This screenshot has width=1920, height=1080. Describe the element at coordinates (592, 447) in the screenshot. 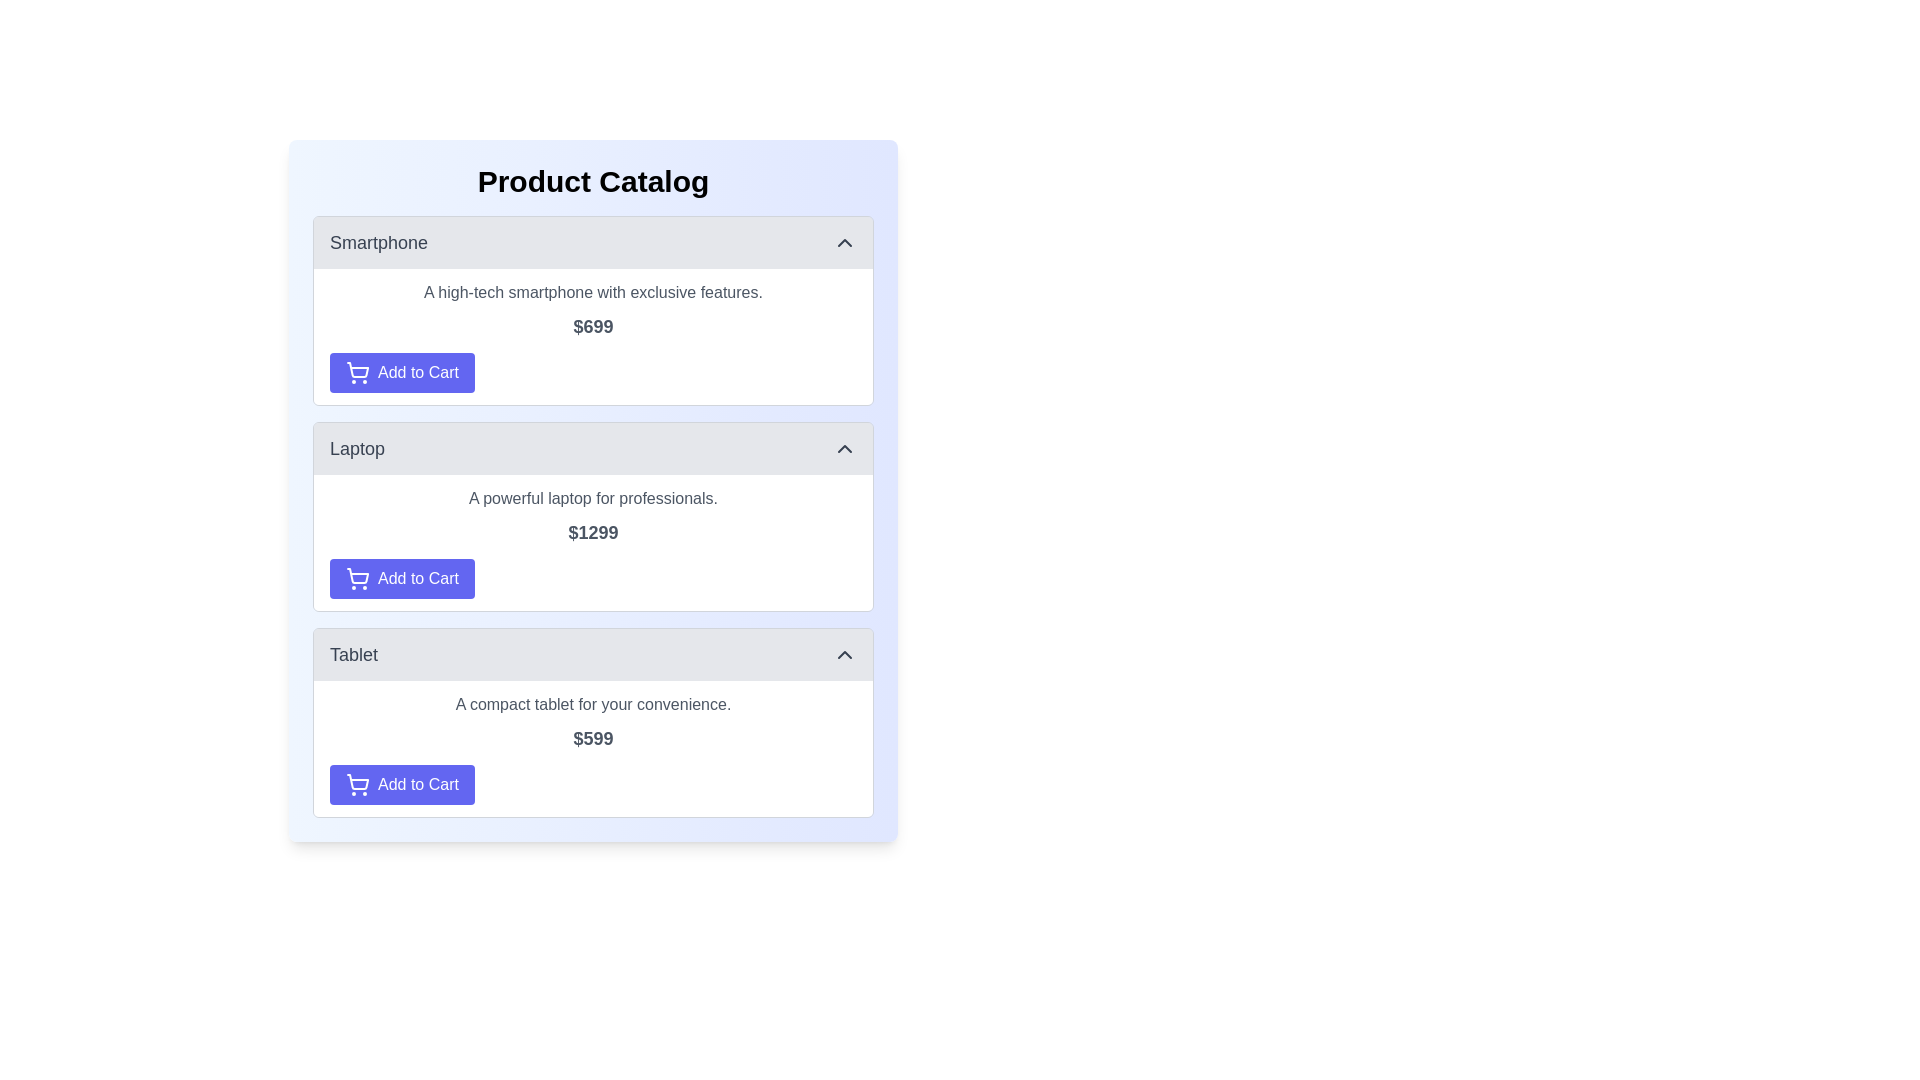

I see `the 'Laptop' button located in the second item of the vertical product catalog` at that location.